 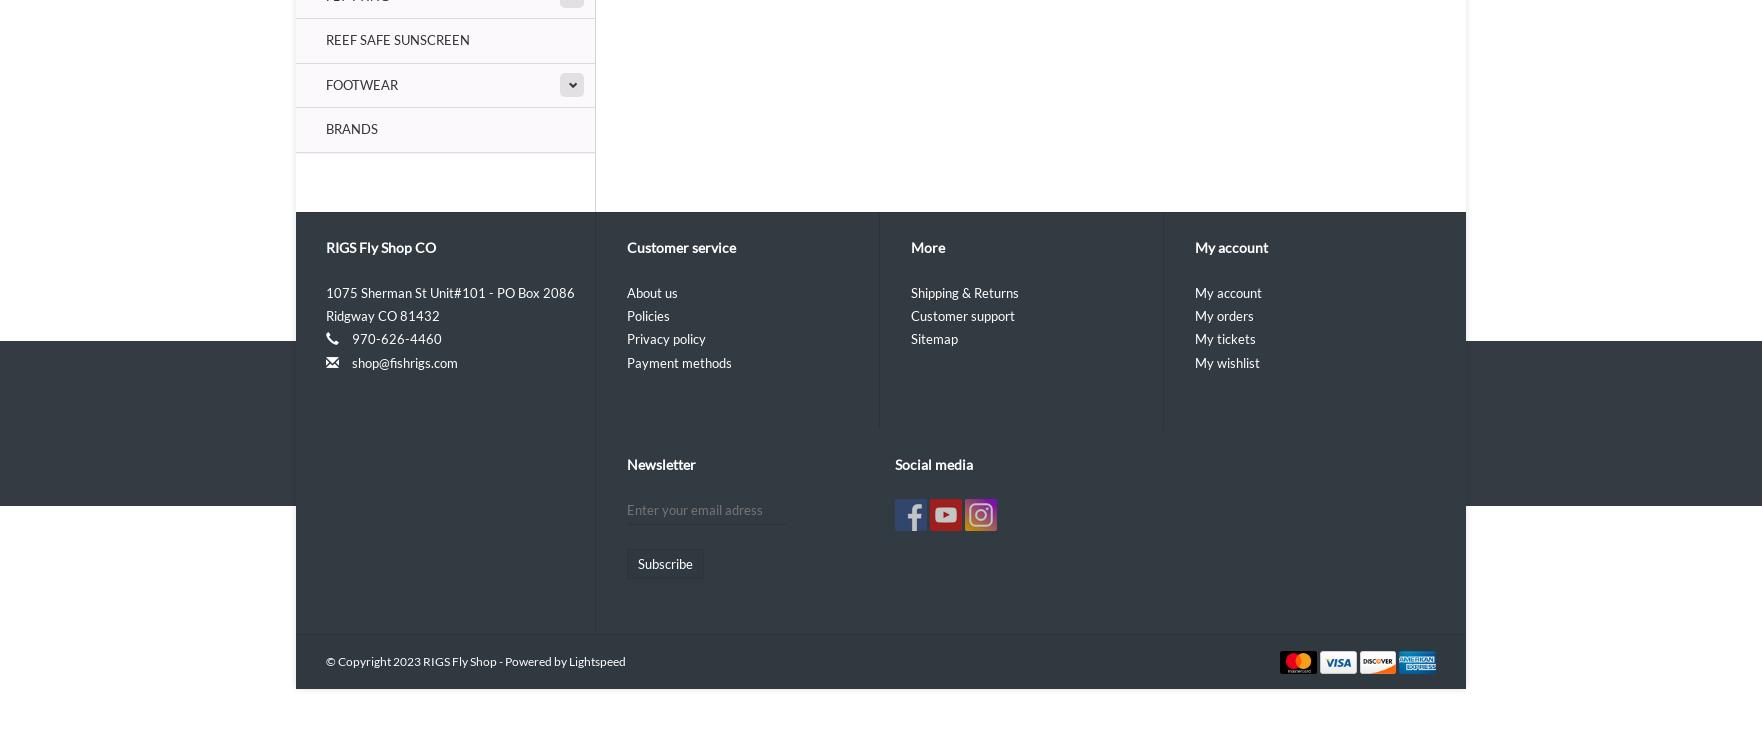 I want to click on 'Brands', so click(x=352, y=128).